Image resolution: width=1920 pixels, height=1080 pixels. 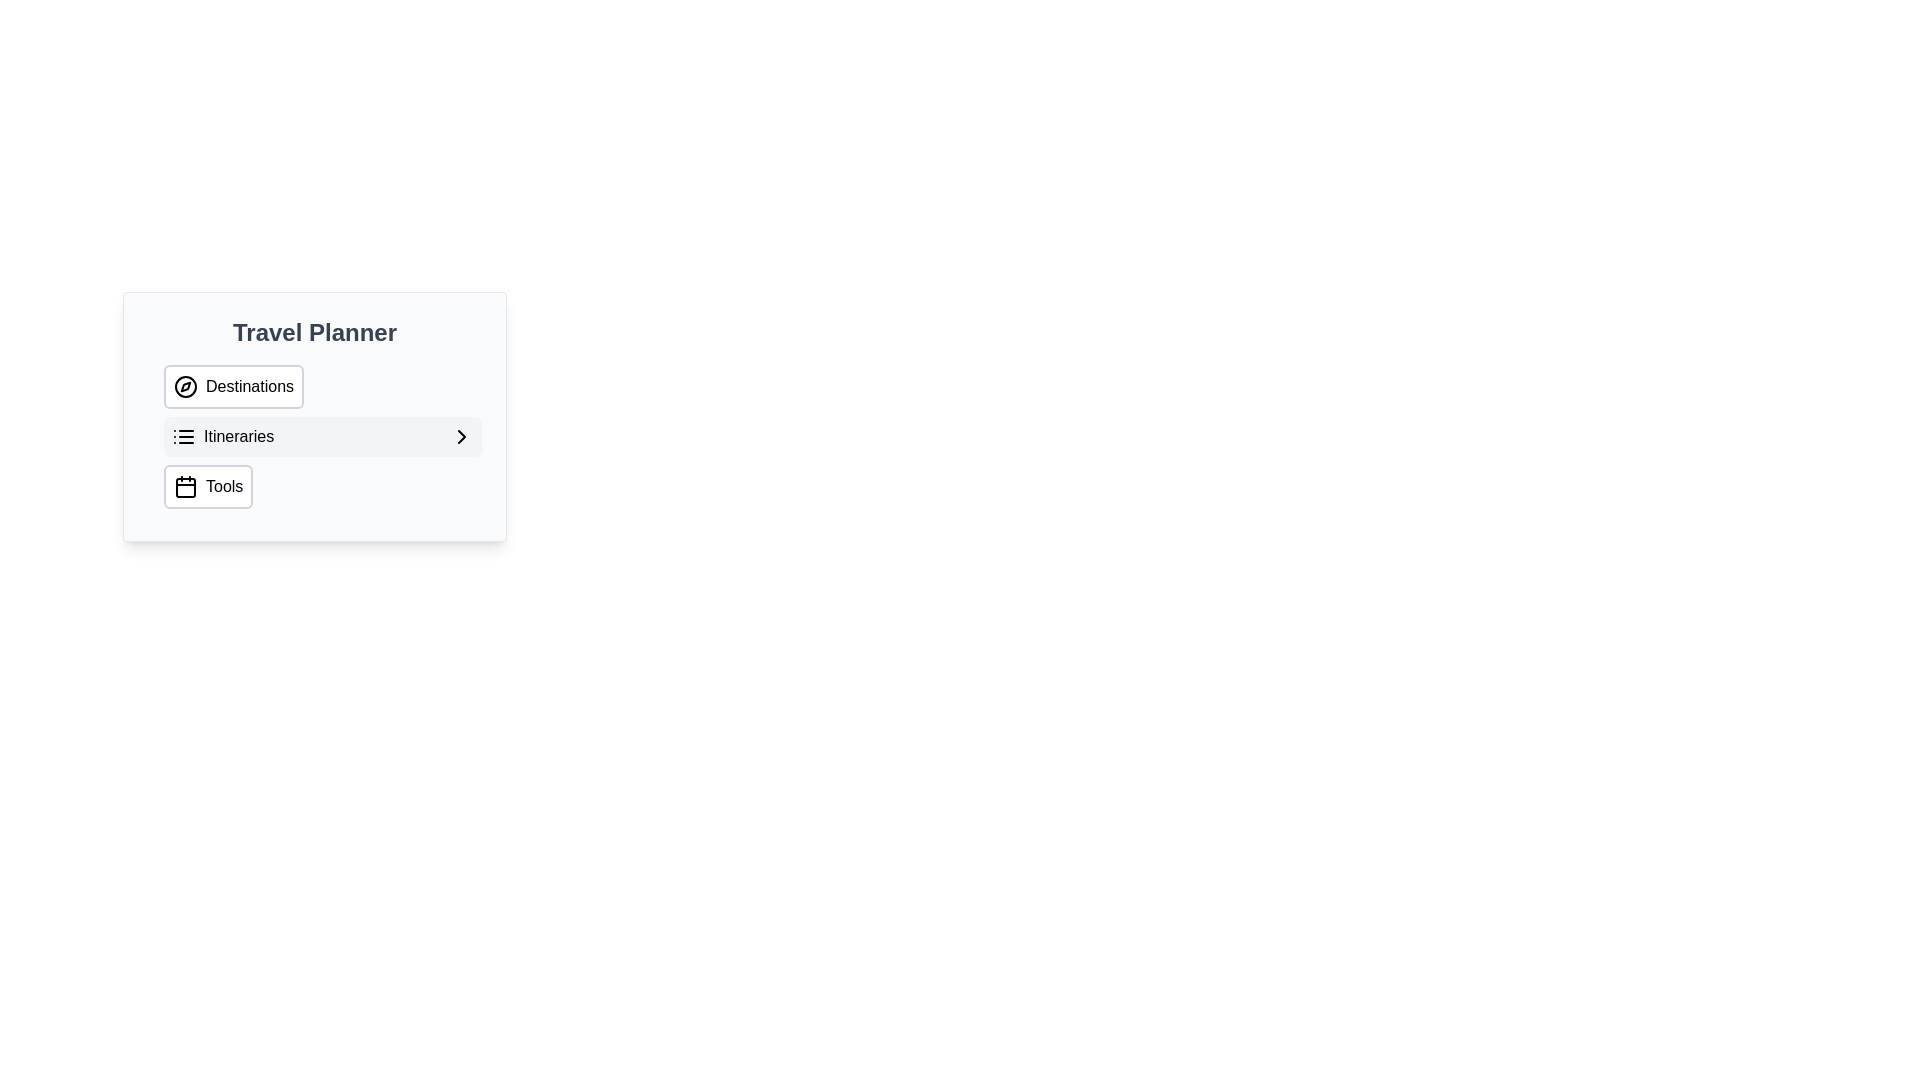 What do you see at coordinates (186, 488) in the screenshot?
I see `the third SVG icon representing tools or calendars, located below the text 'Tools' in the interface` at bounding box center [186, 488].